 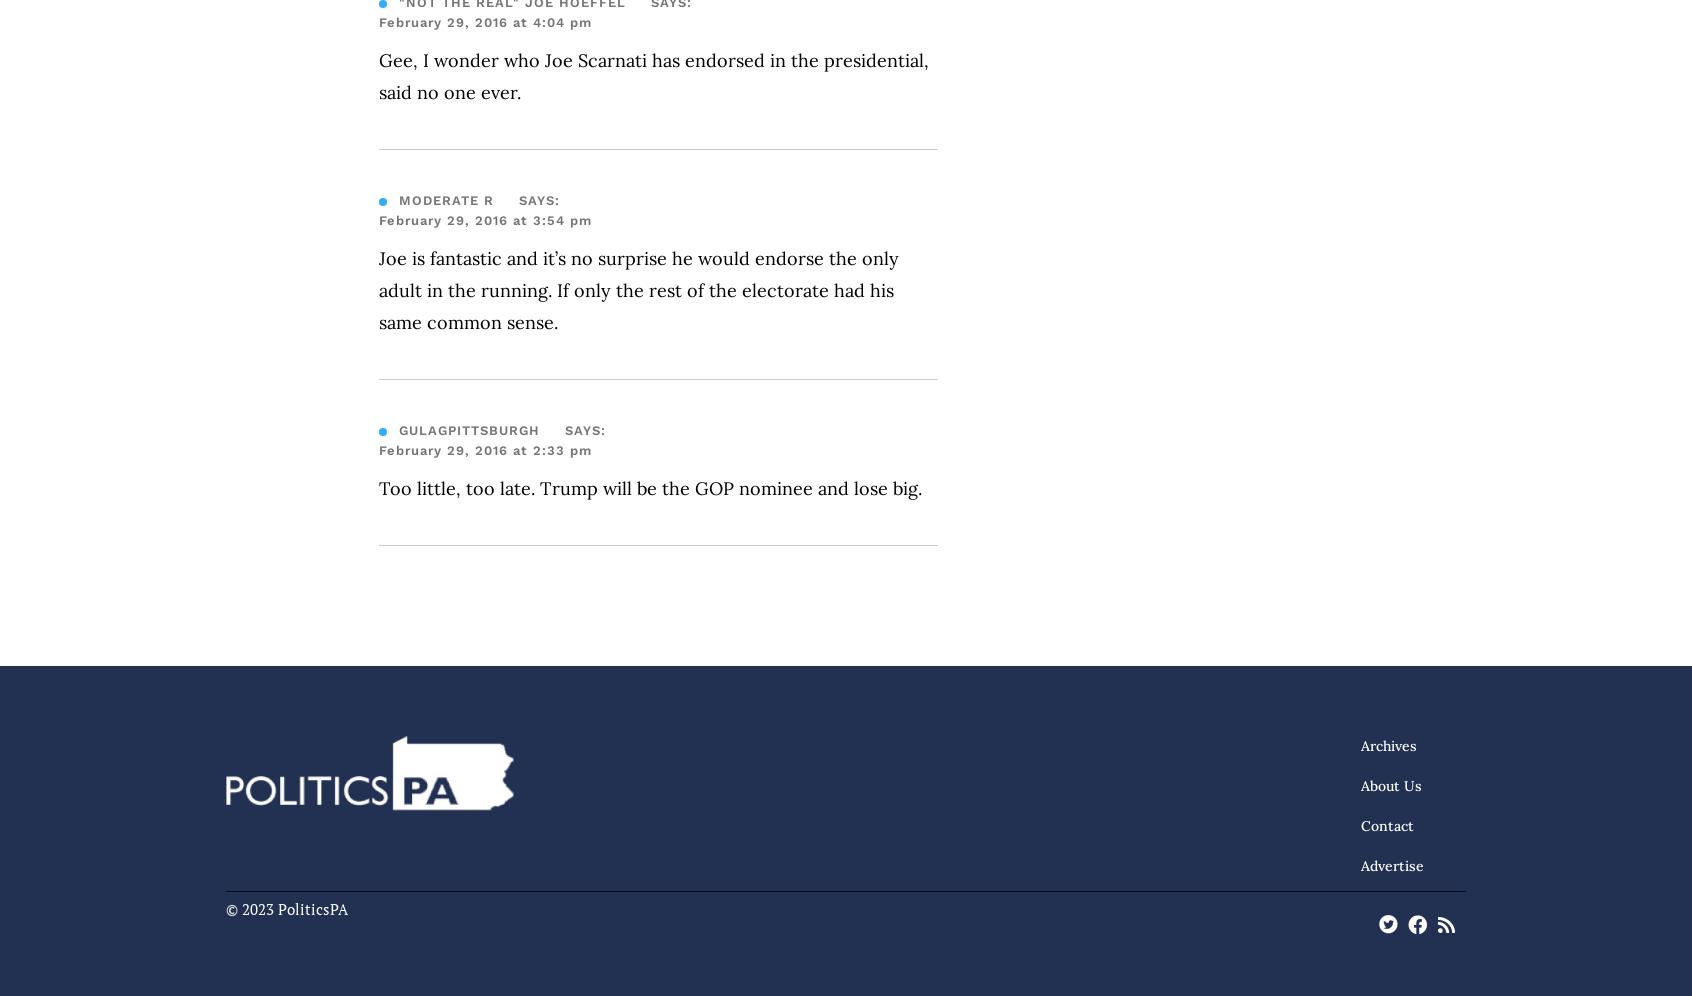 I want to click on 'February 29, 2016 at 4:04 pm', so click(x=379, y=22).